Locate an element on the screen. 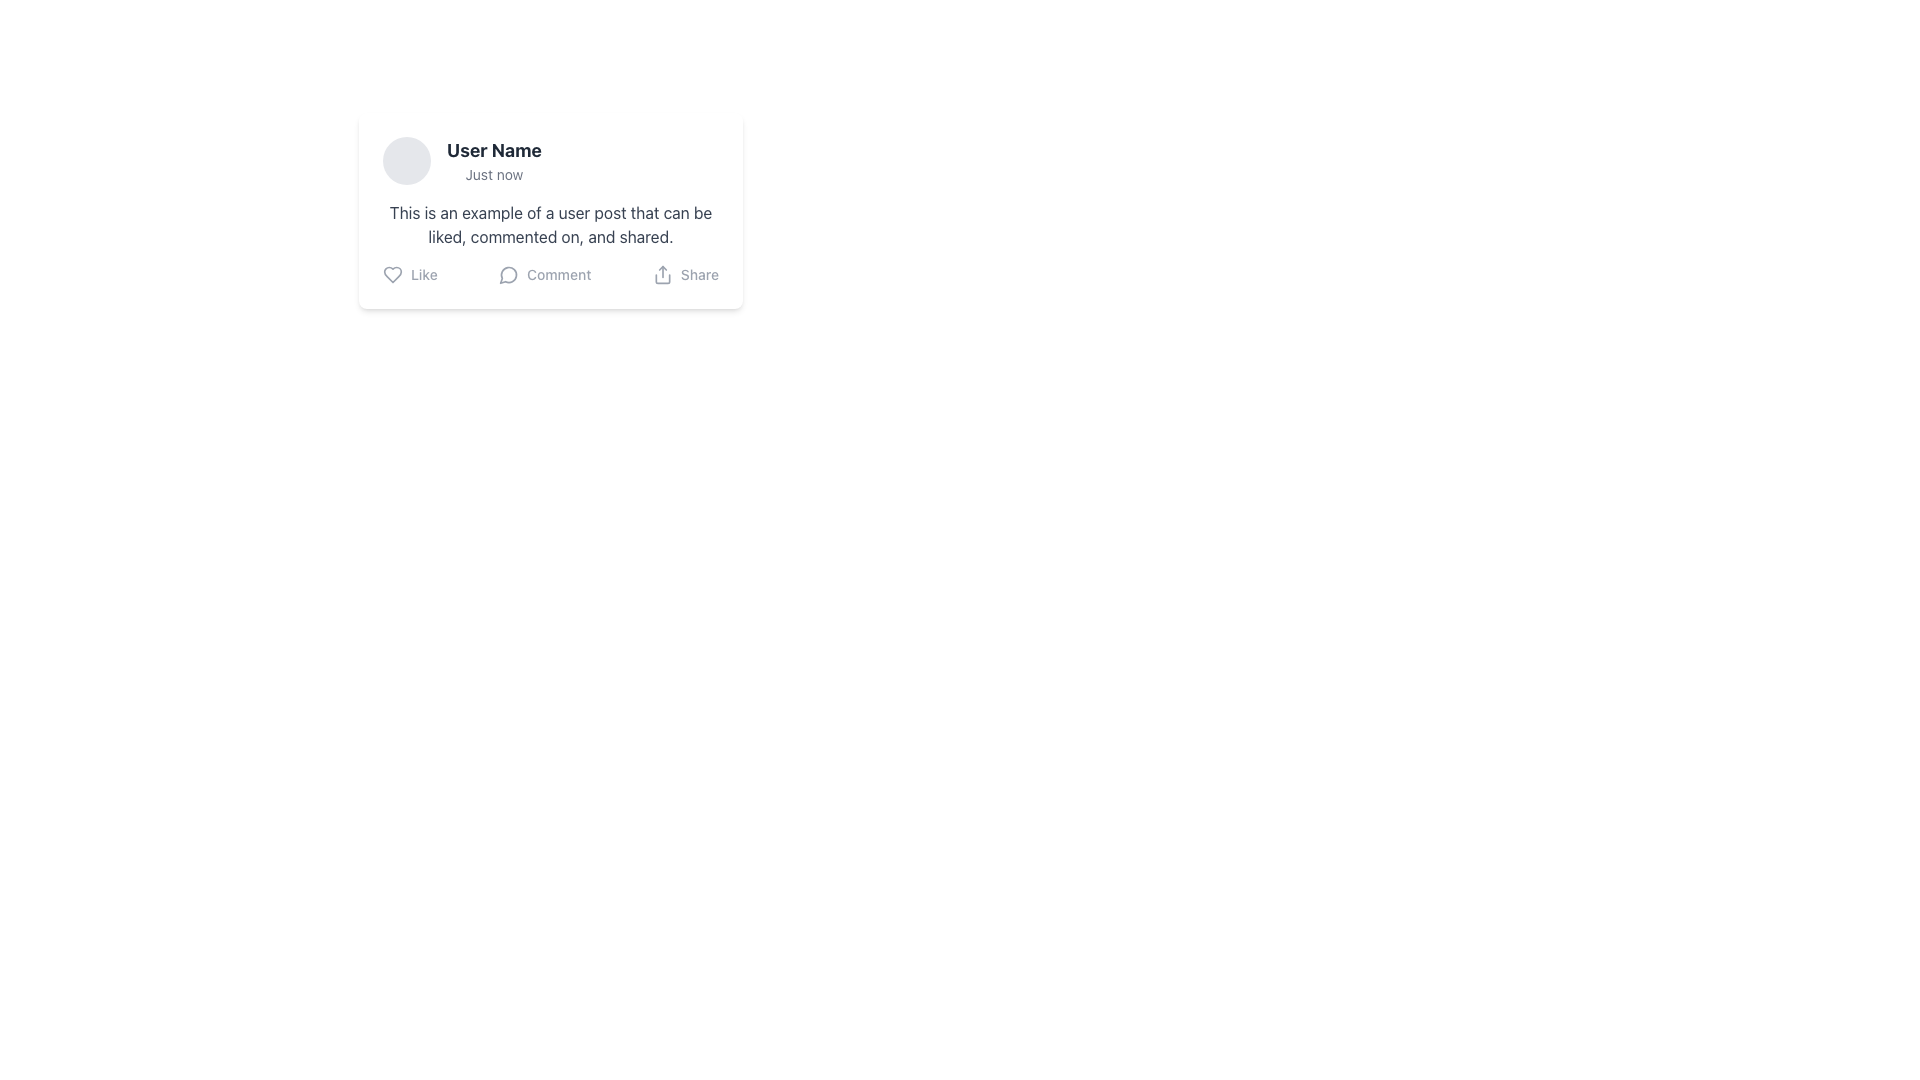 The width and height of the screenshot is (1920, 1080). the 'Share' text label, which is styled in gray and positioned to the right of the share icon at the bottom right of the user post card is located at coordinates (699, 274).